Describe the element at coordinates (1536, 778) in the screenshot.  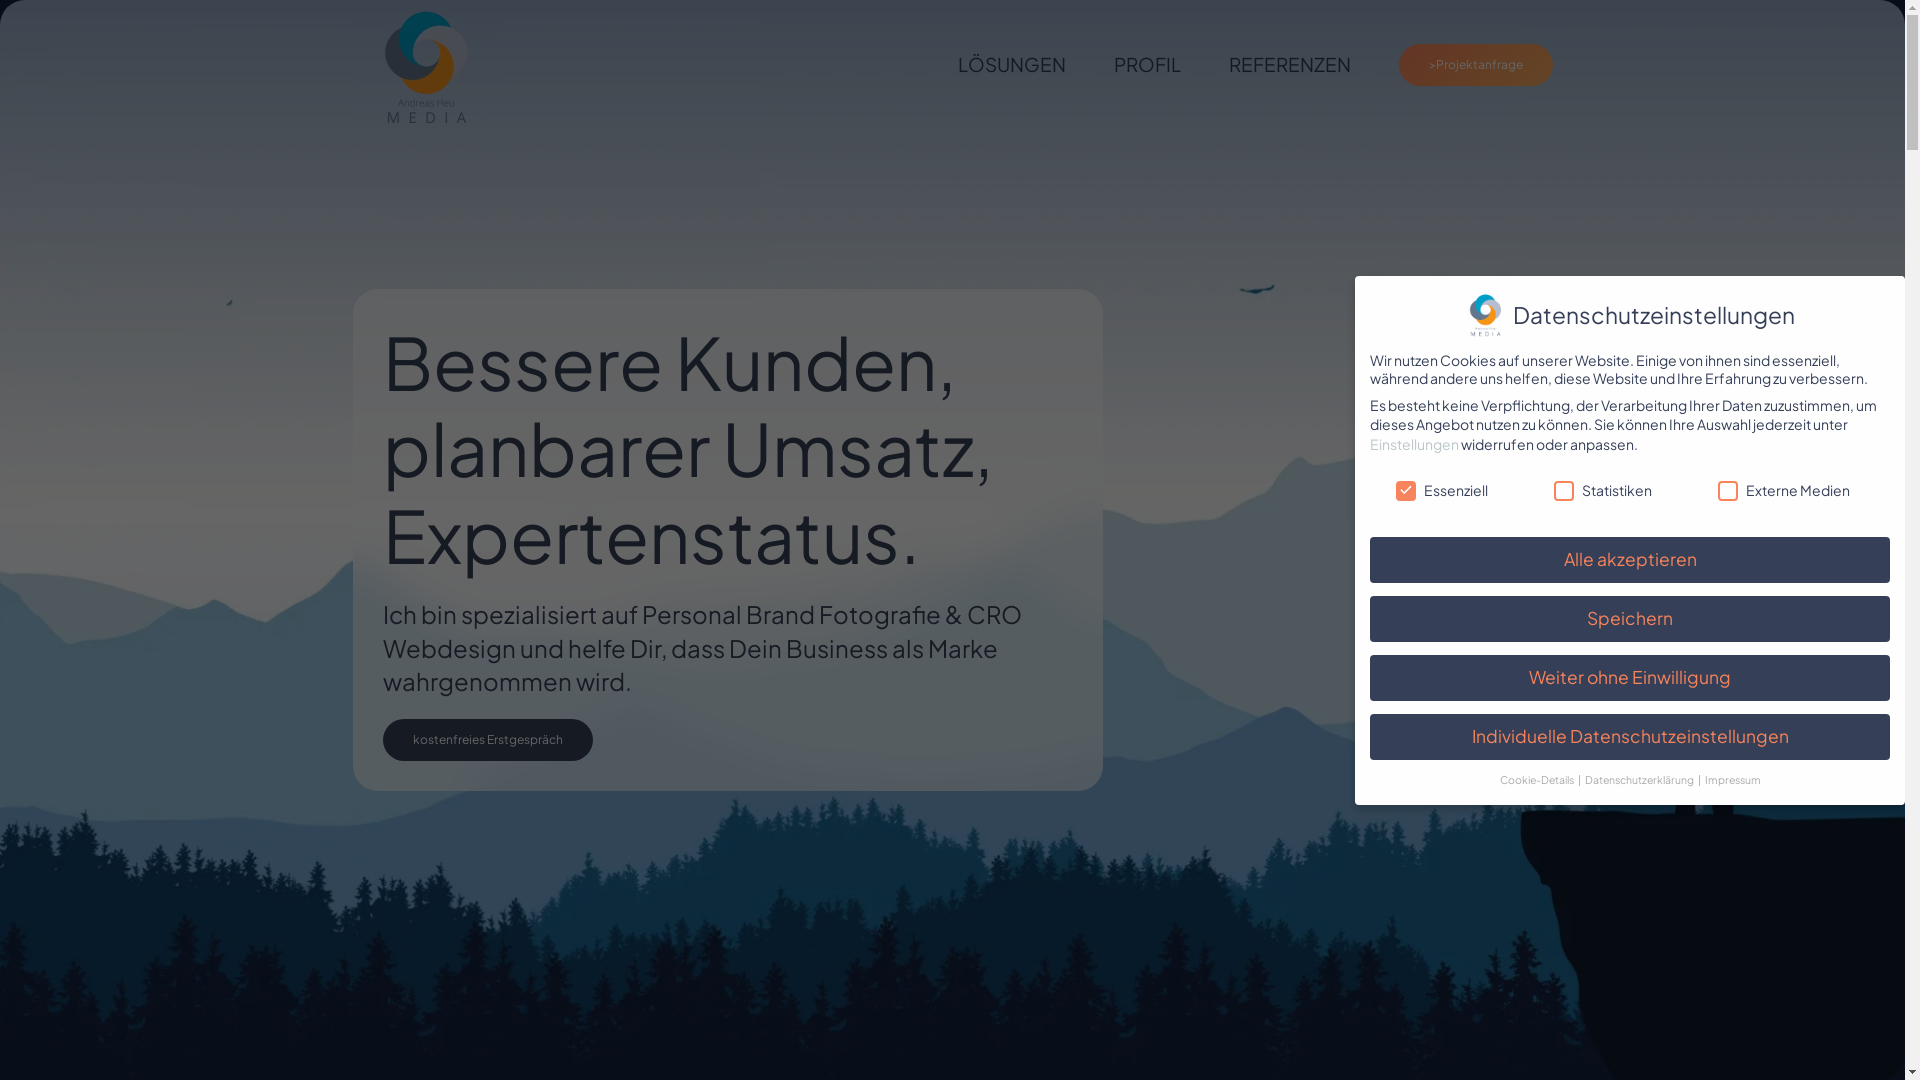
I see `'Cookie-Details'` at that location.